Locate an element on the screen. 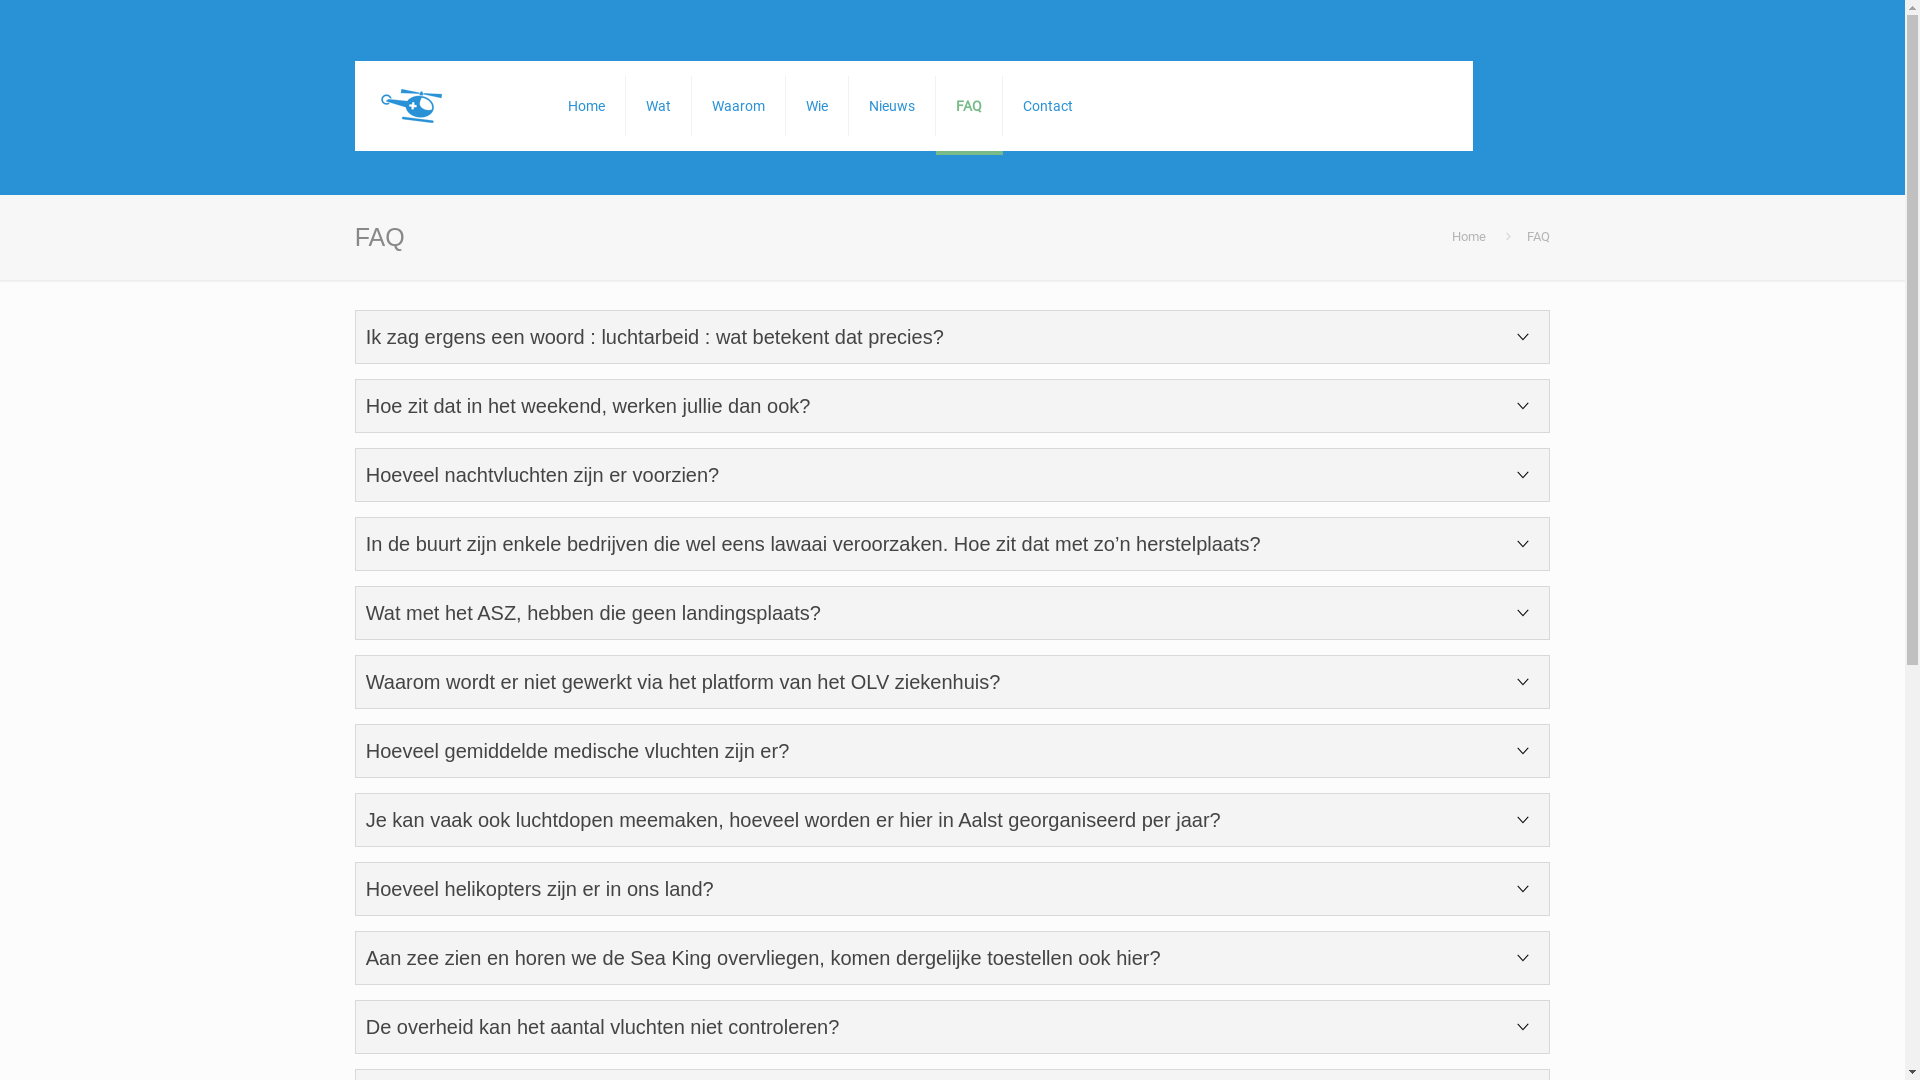 This screenshot has width=1920, height=1080. 'Wat' is located at coordinates (658, 105).